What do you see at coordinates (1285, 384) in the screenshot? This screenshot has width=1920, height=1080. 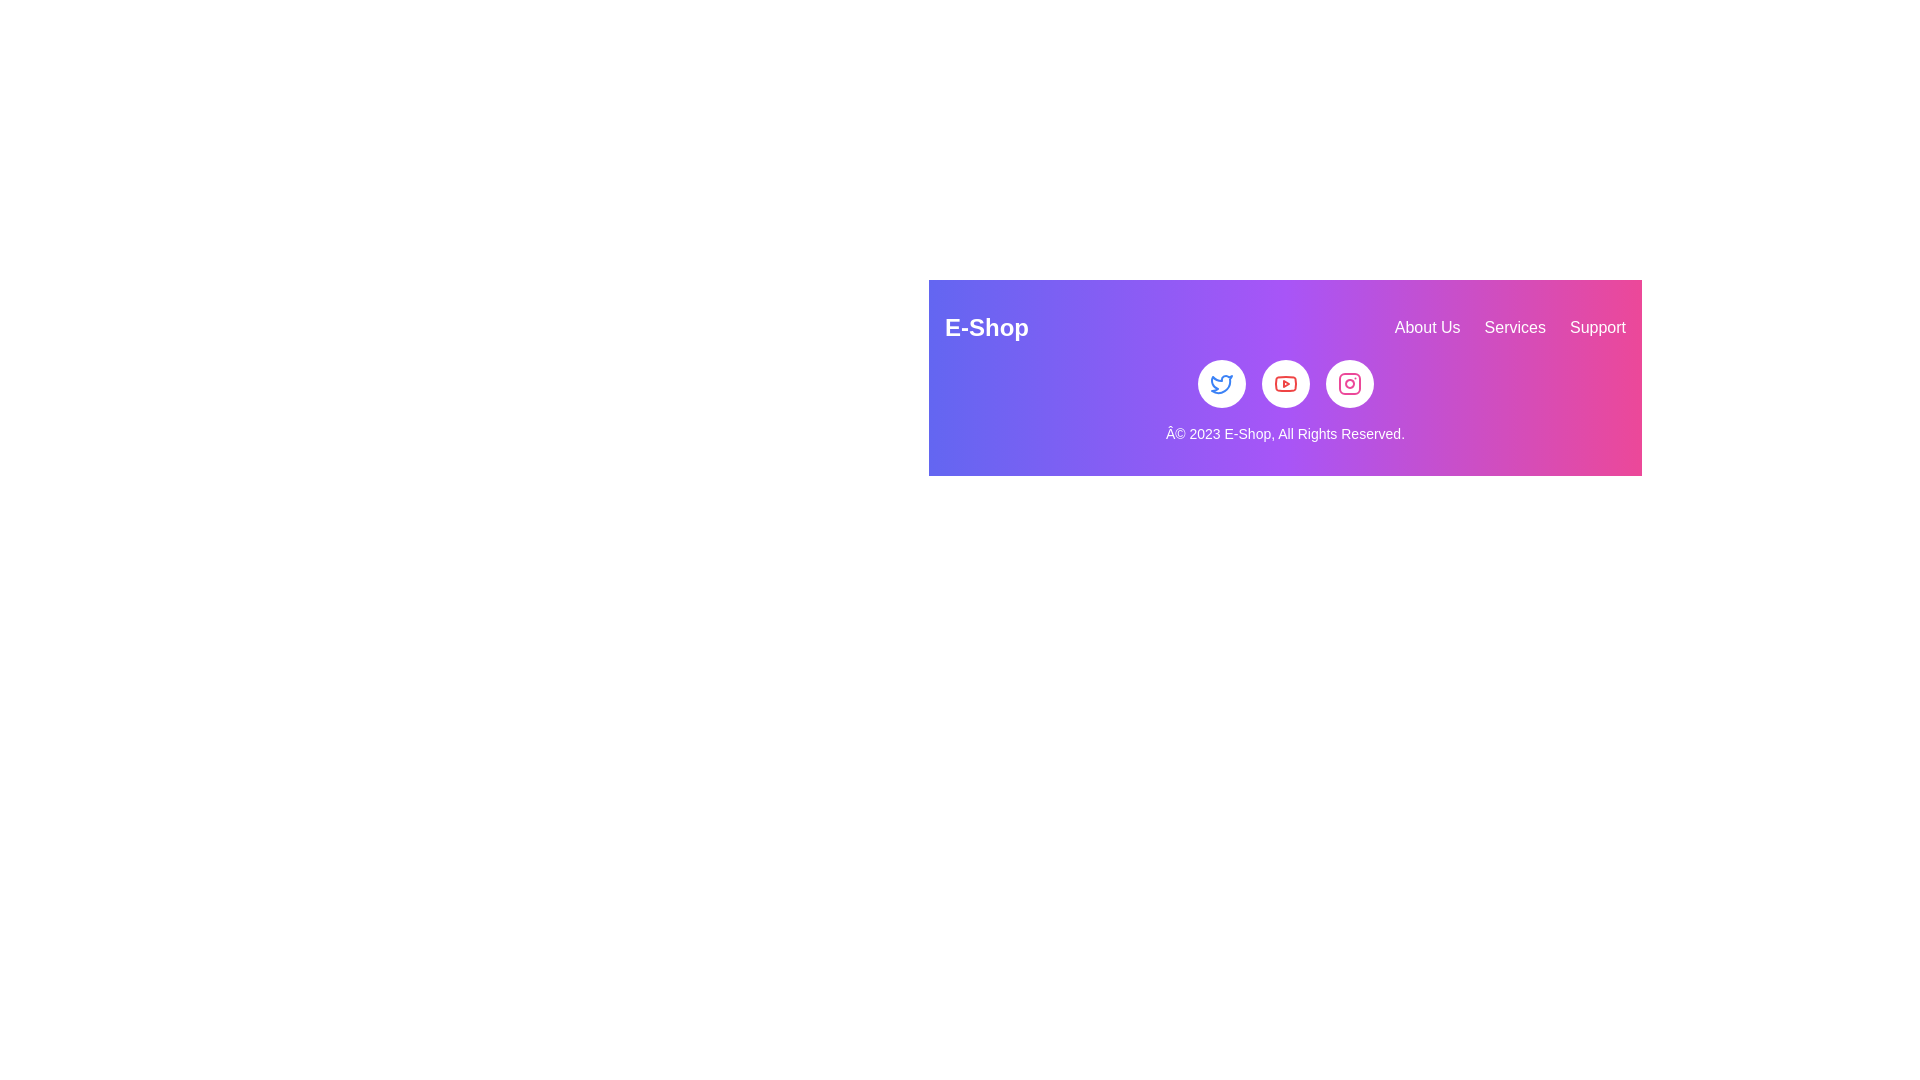 I see `the second IconButton in the footer` at bounding box center [1285, 384].